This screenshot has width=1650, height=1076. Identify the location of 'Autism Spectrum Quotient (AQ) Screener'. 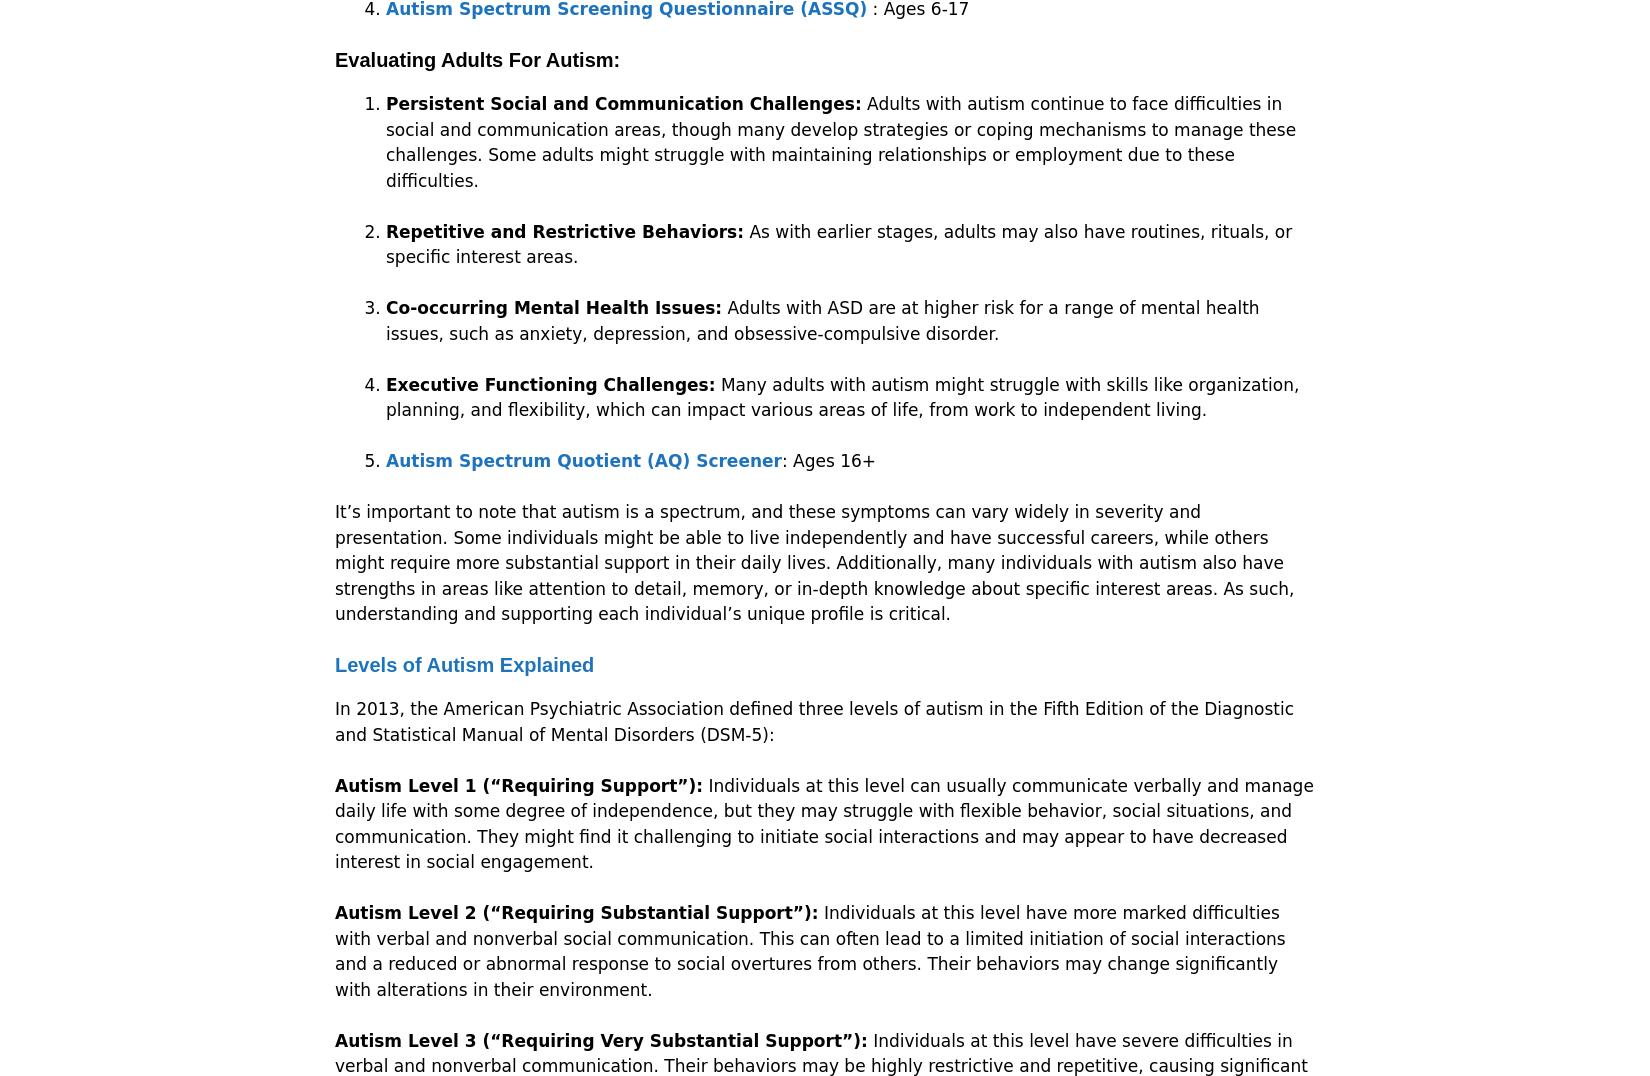
(582, 459).